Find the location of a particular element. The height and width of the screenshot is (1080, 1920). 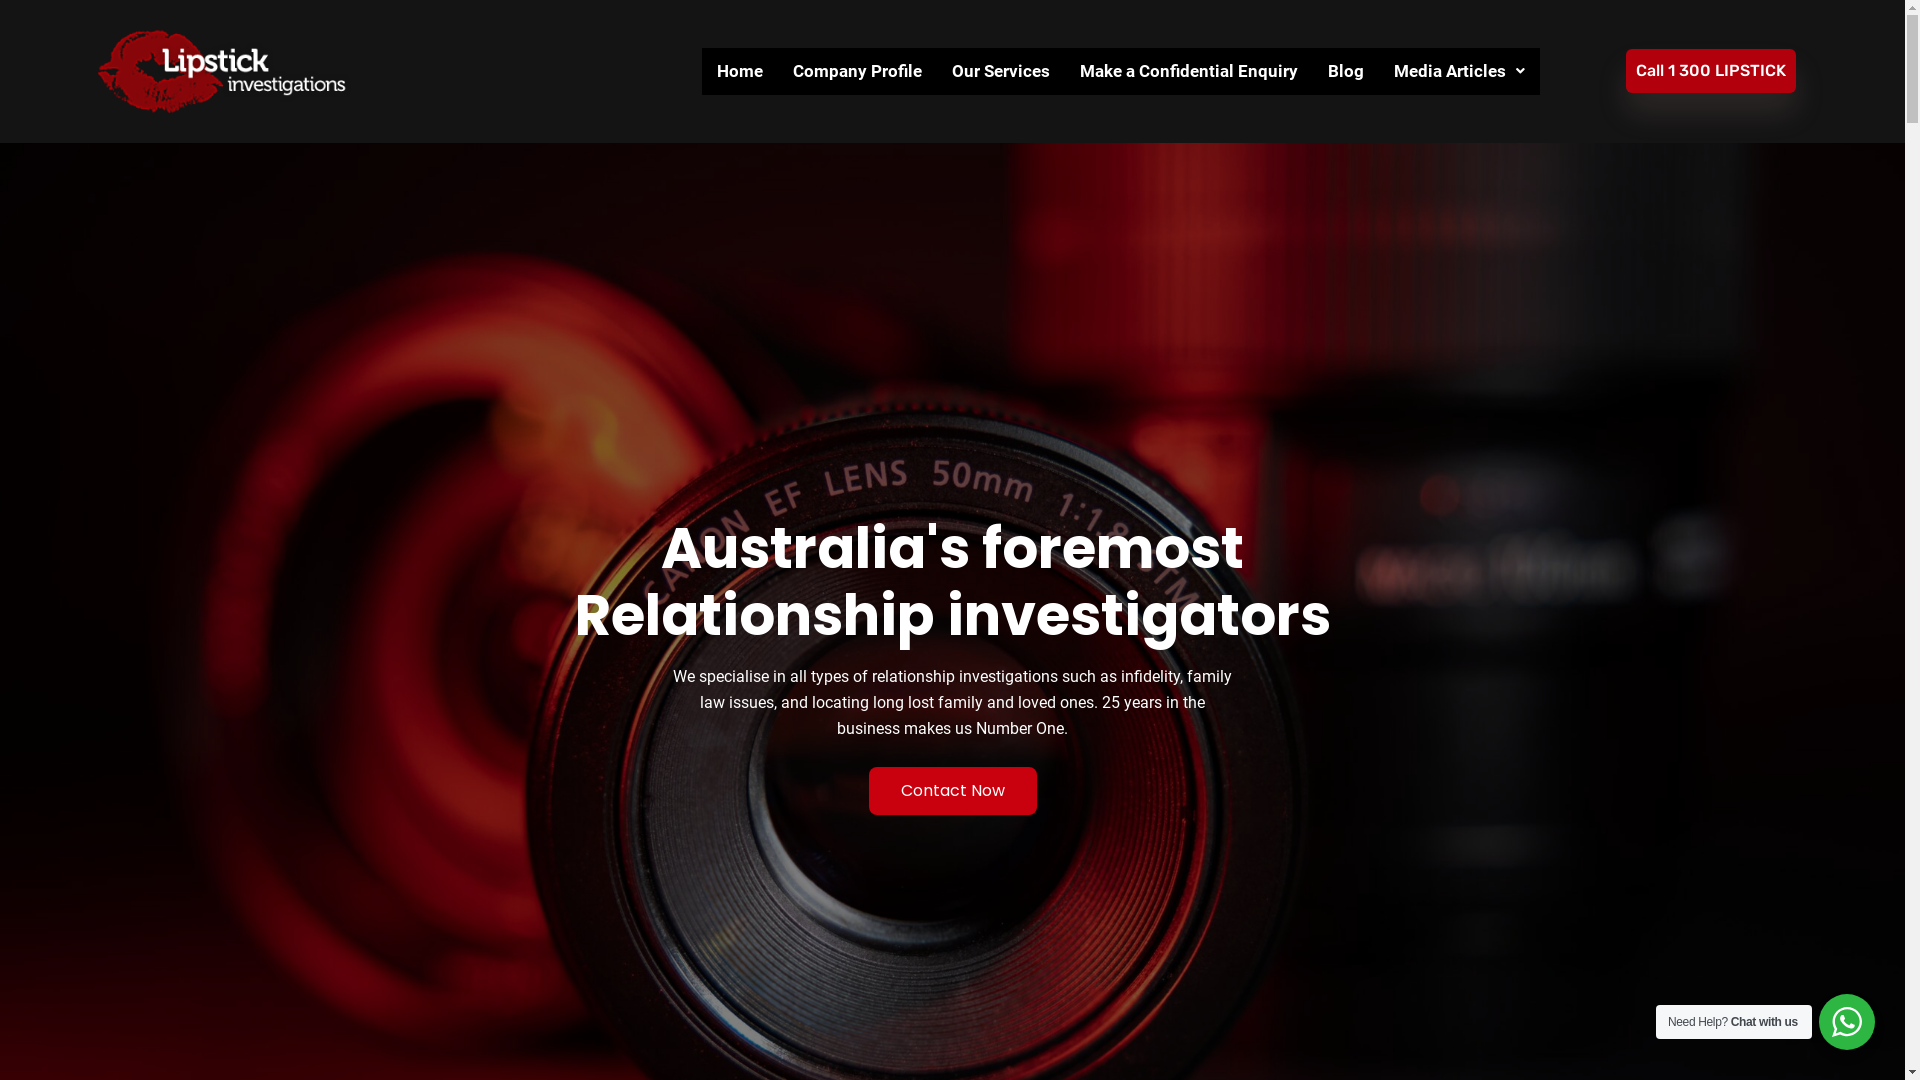

'Our Services' is located at coordinates (1001, 70).